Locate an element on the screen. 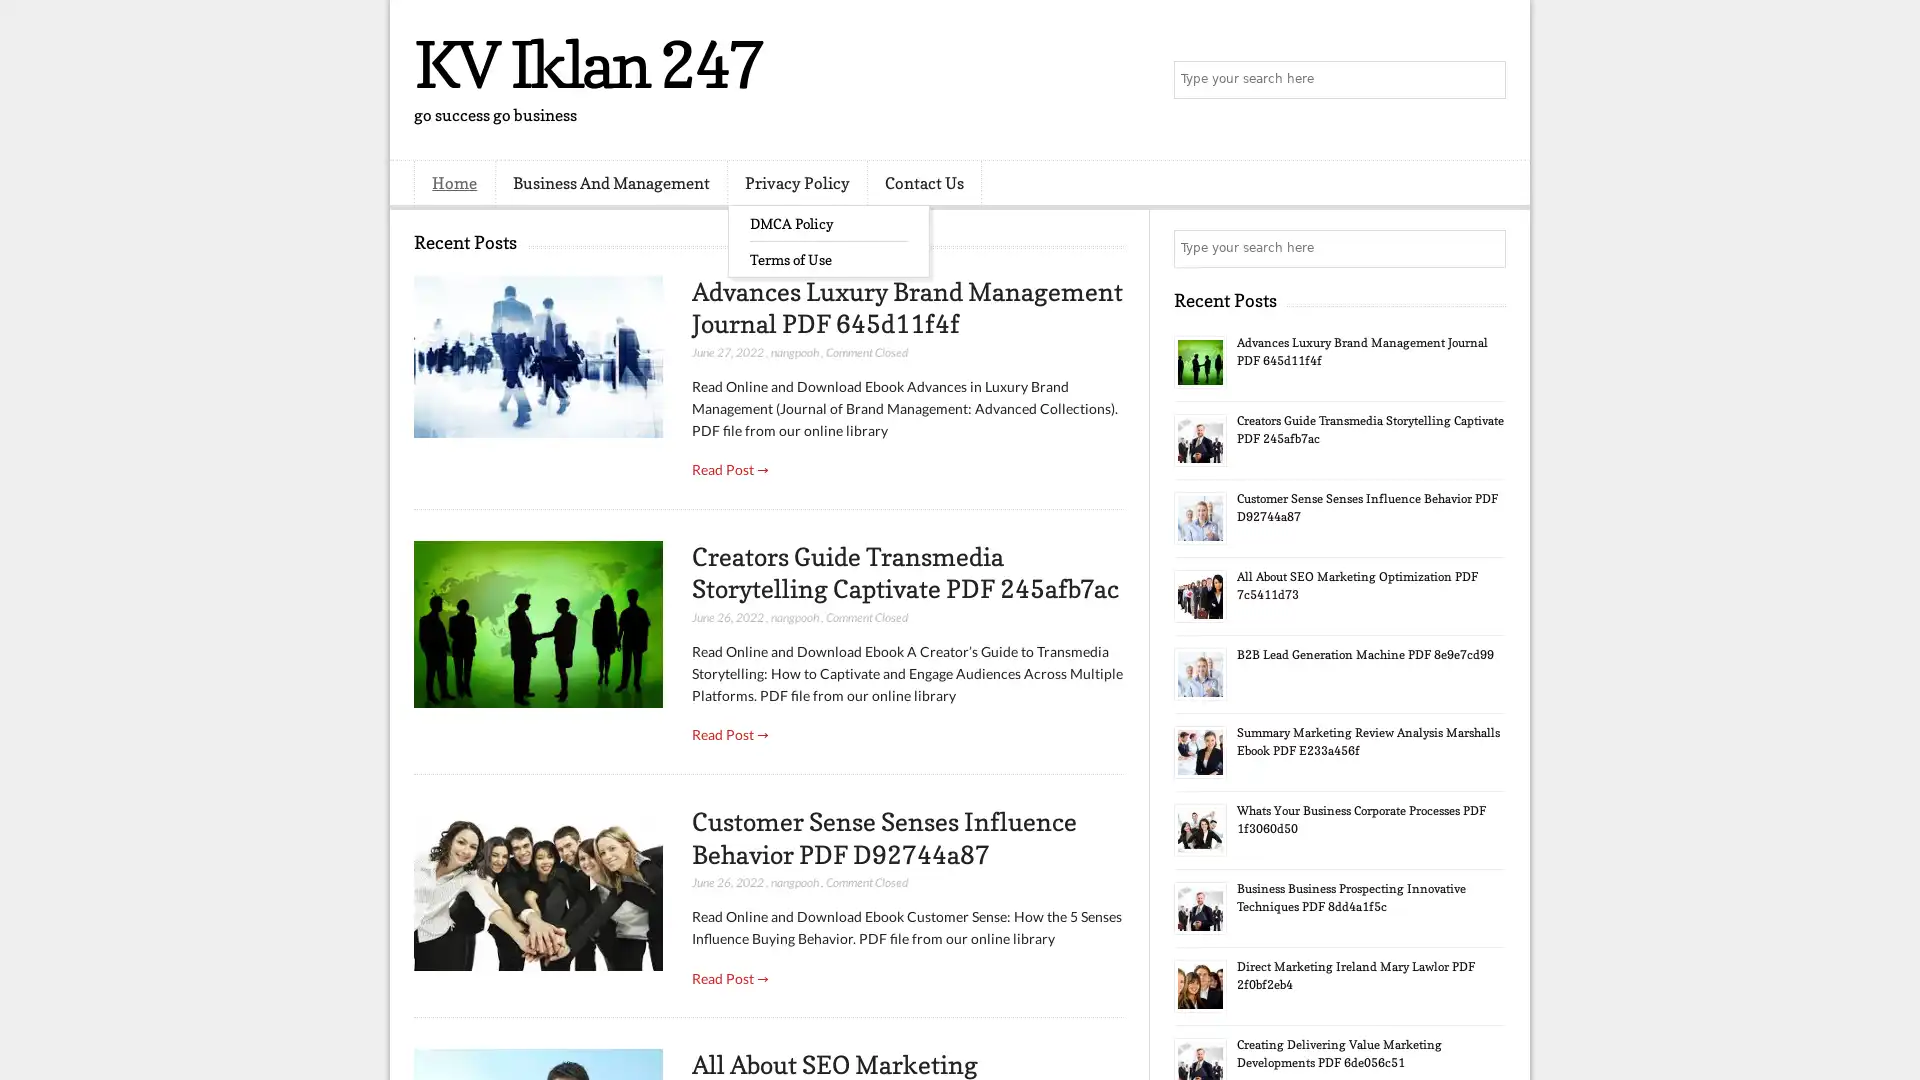 The image size is (1920, 1080). Search is located at coordinates (1485, 80).